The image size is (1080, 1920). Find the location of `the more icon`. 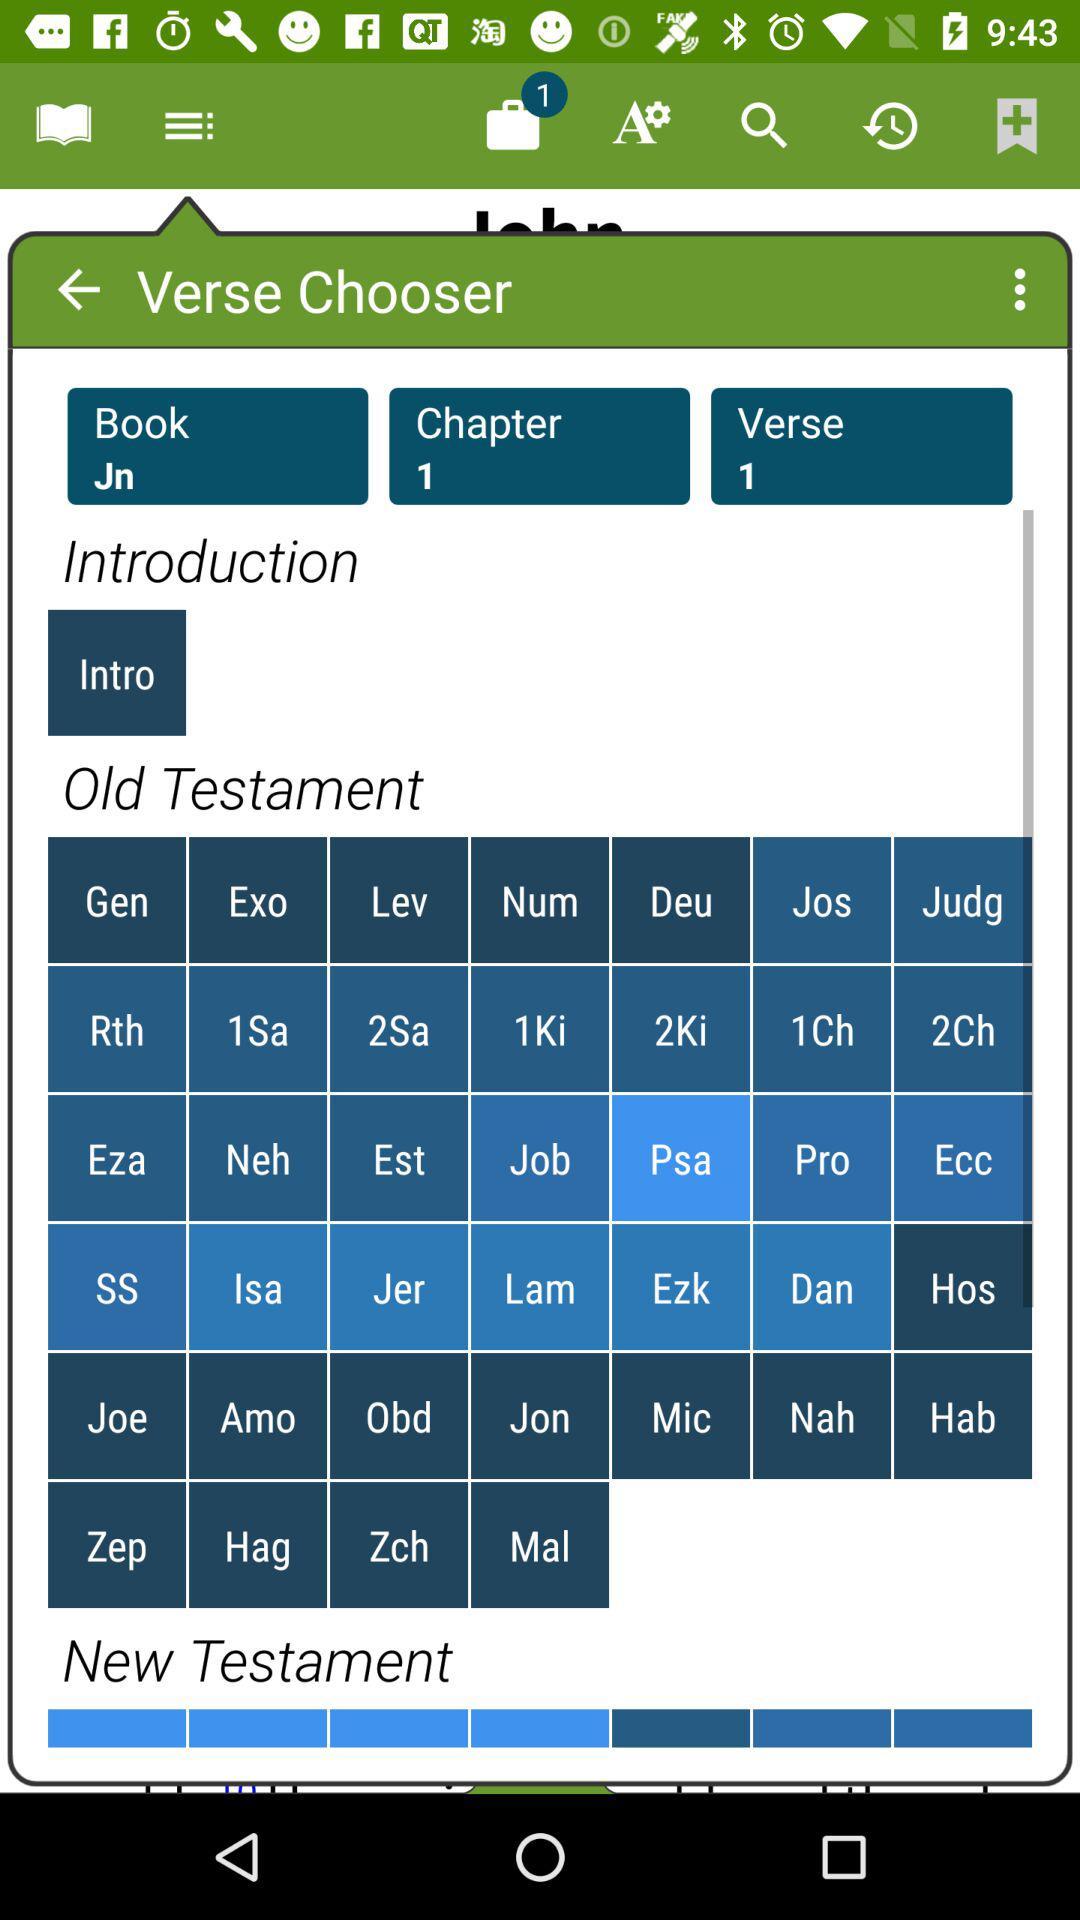

the more icon is located at coordinates (1019, 288).